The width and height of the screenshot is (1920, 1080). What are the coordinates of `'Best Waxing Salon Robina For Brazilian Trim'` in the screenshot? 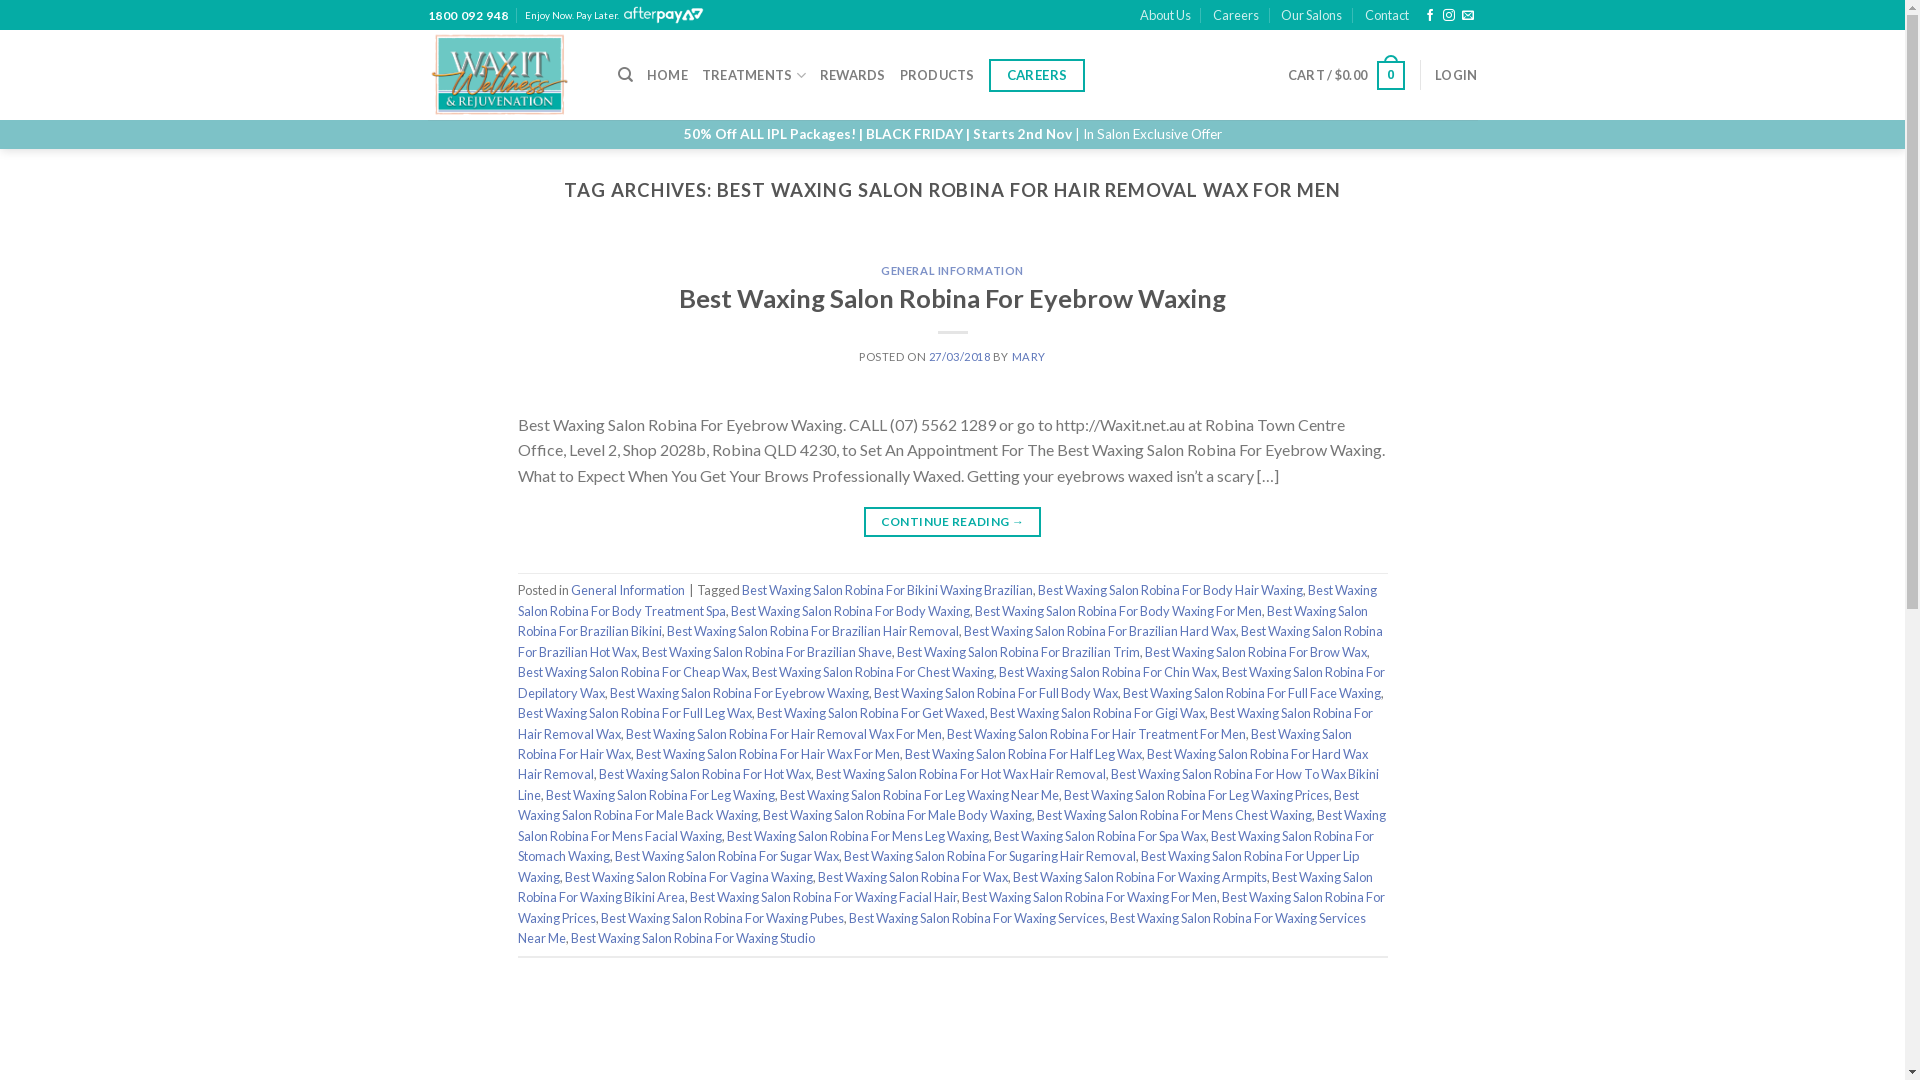 It's located at (895, 651).